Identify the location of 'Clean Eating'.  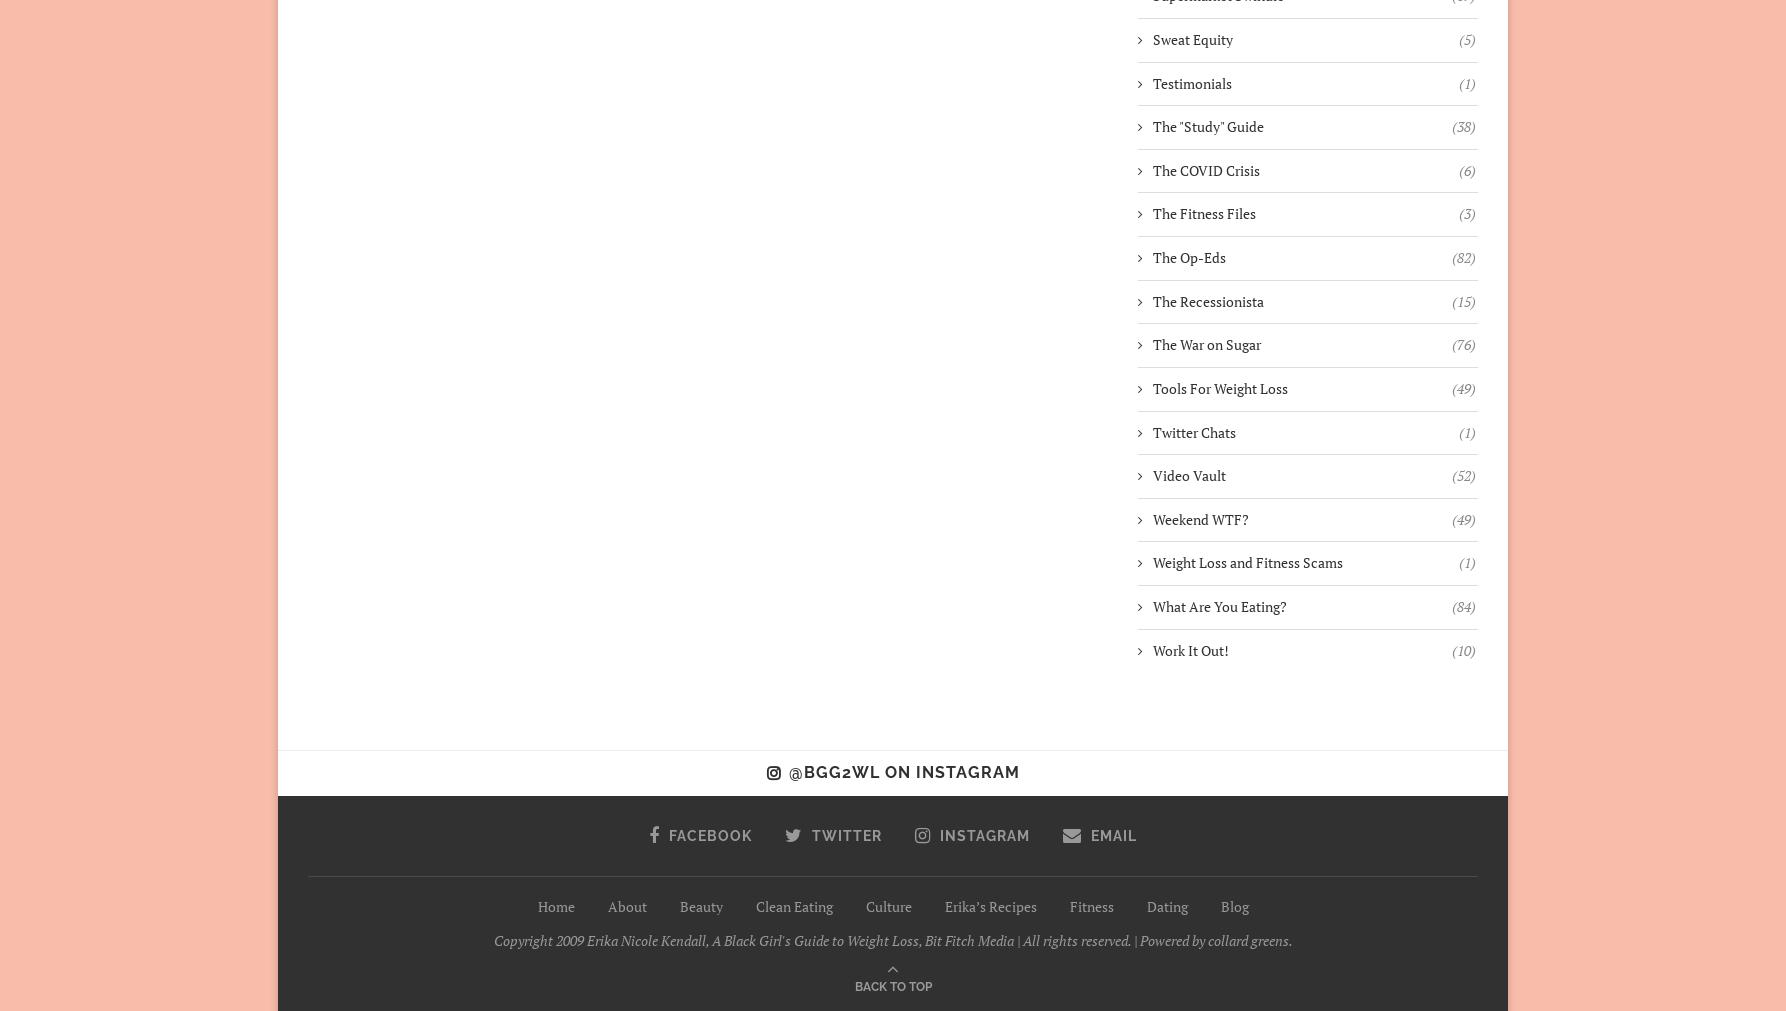
(792, 905).